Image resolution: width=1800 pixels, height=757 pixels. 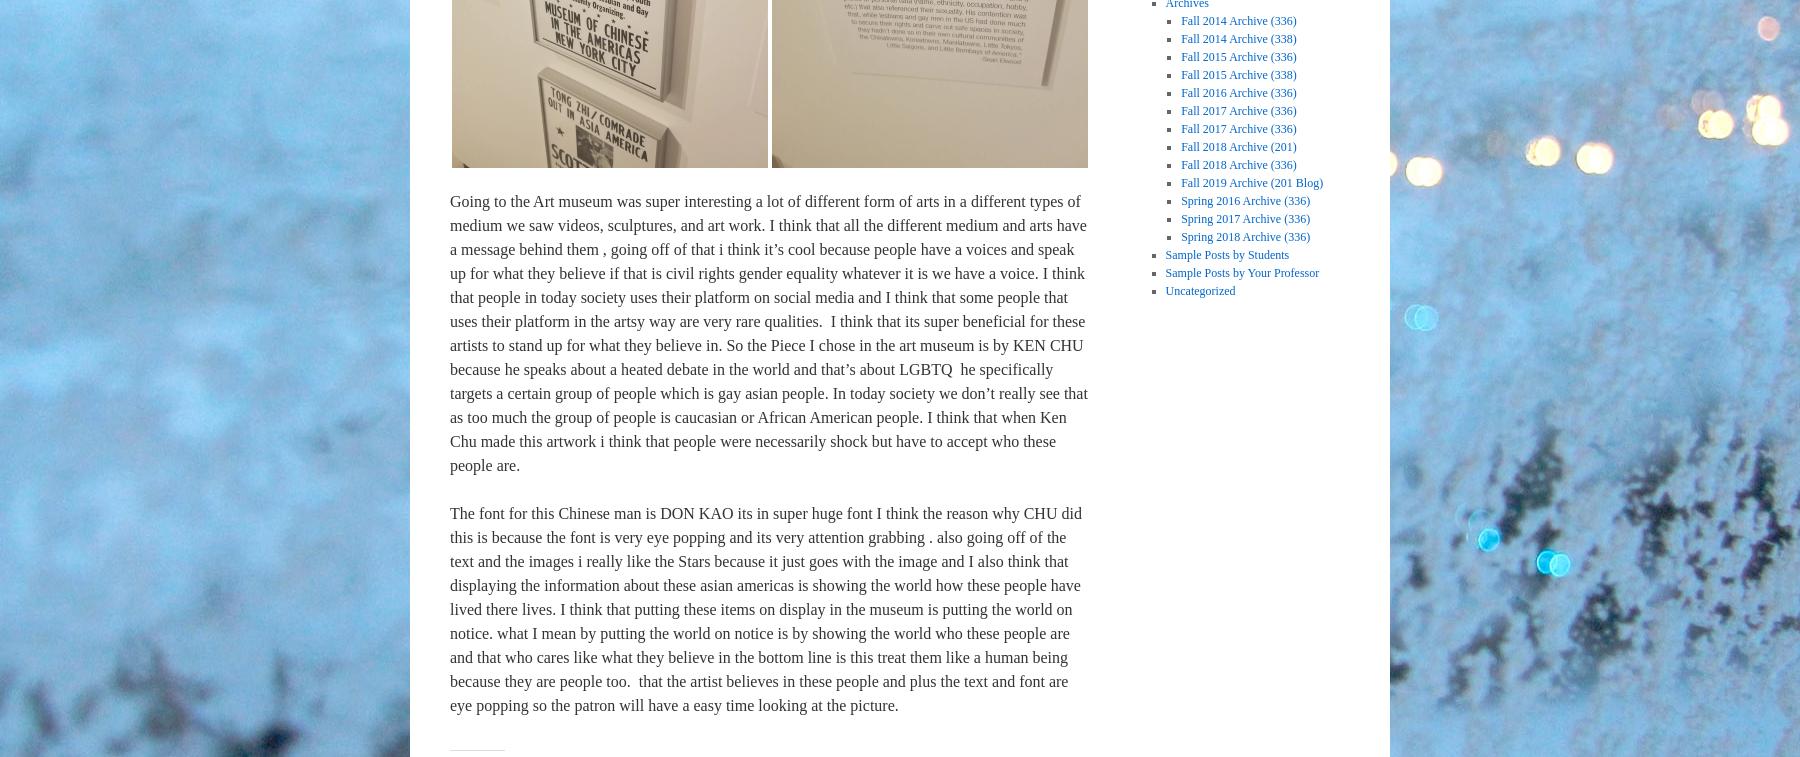 I want to click on 'Fall 2015 Archive (338)', so click(x=1238, y=74).